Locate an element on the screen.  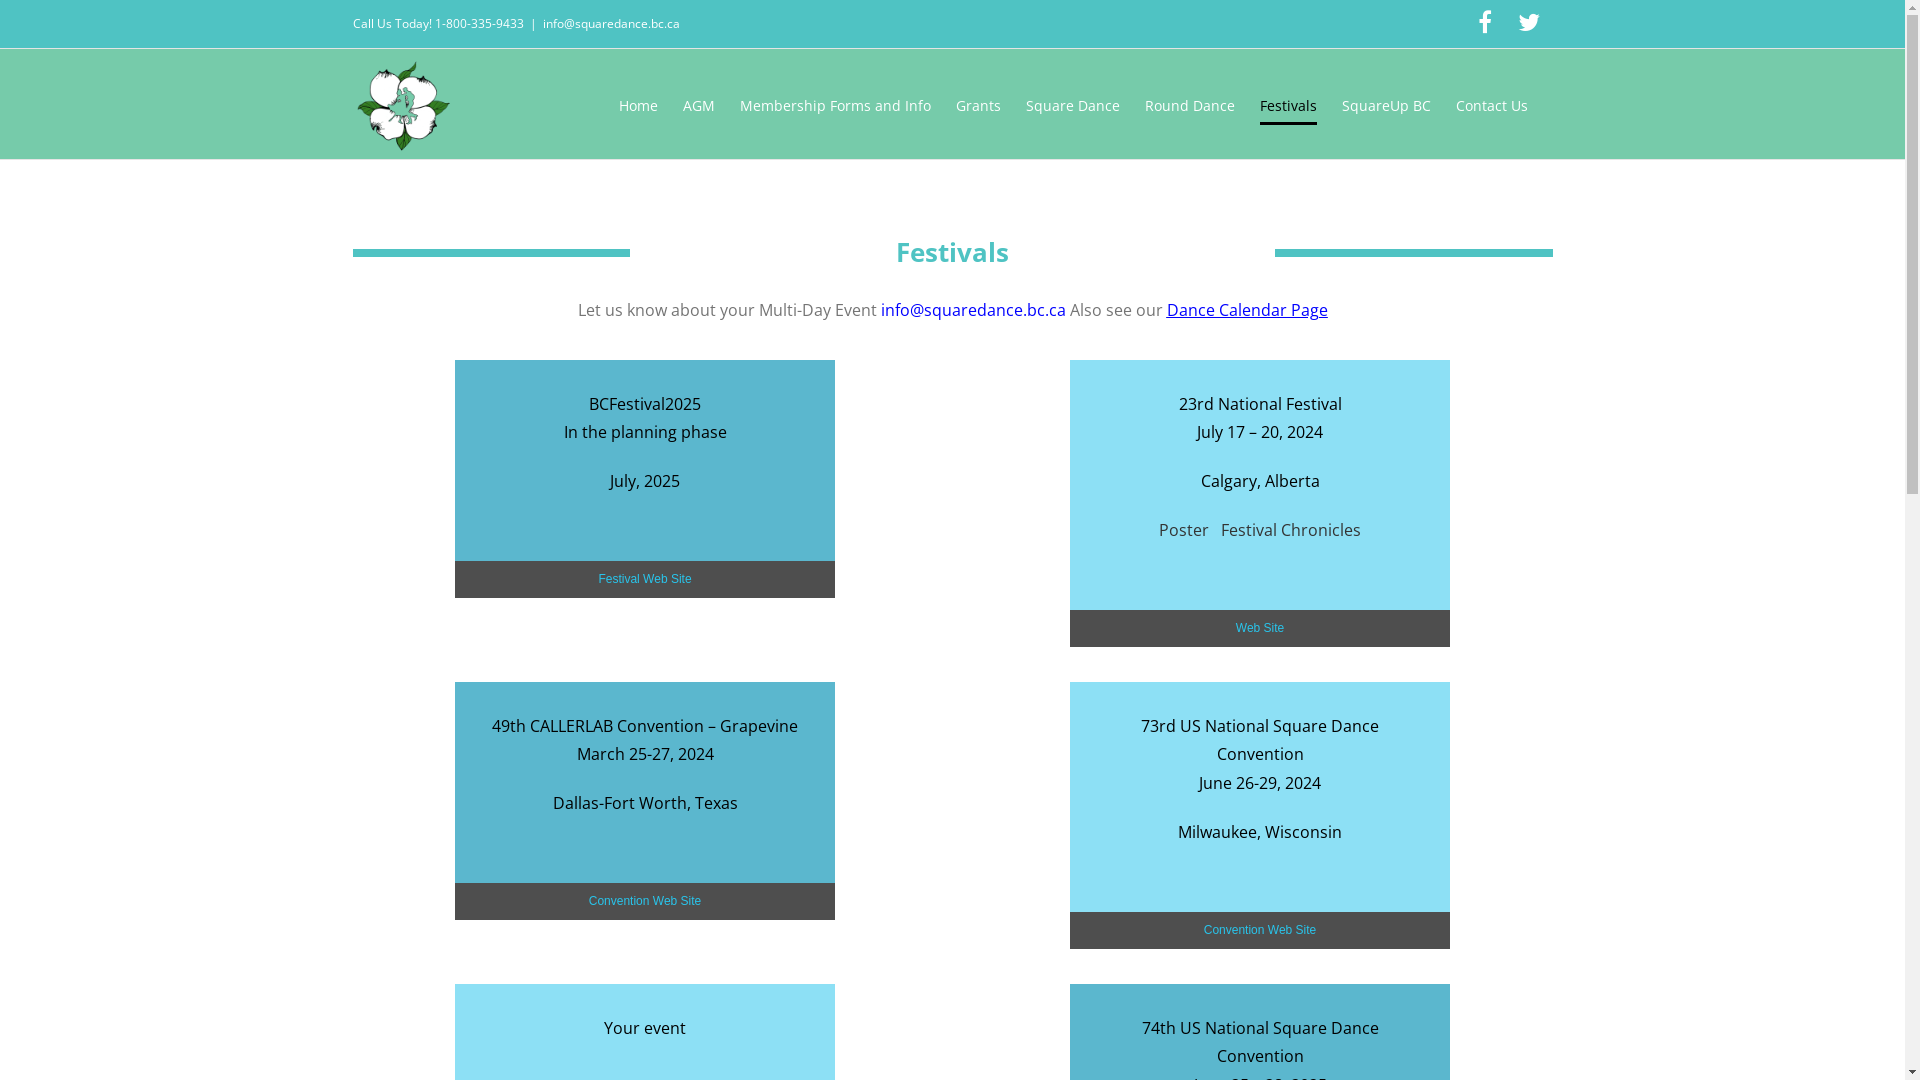
'Dance Calendar Page' is located at coordinates (1245, 309).